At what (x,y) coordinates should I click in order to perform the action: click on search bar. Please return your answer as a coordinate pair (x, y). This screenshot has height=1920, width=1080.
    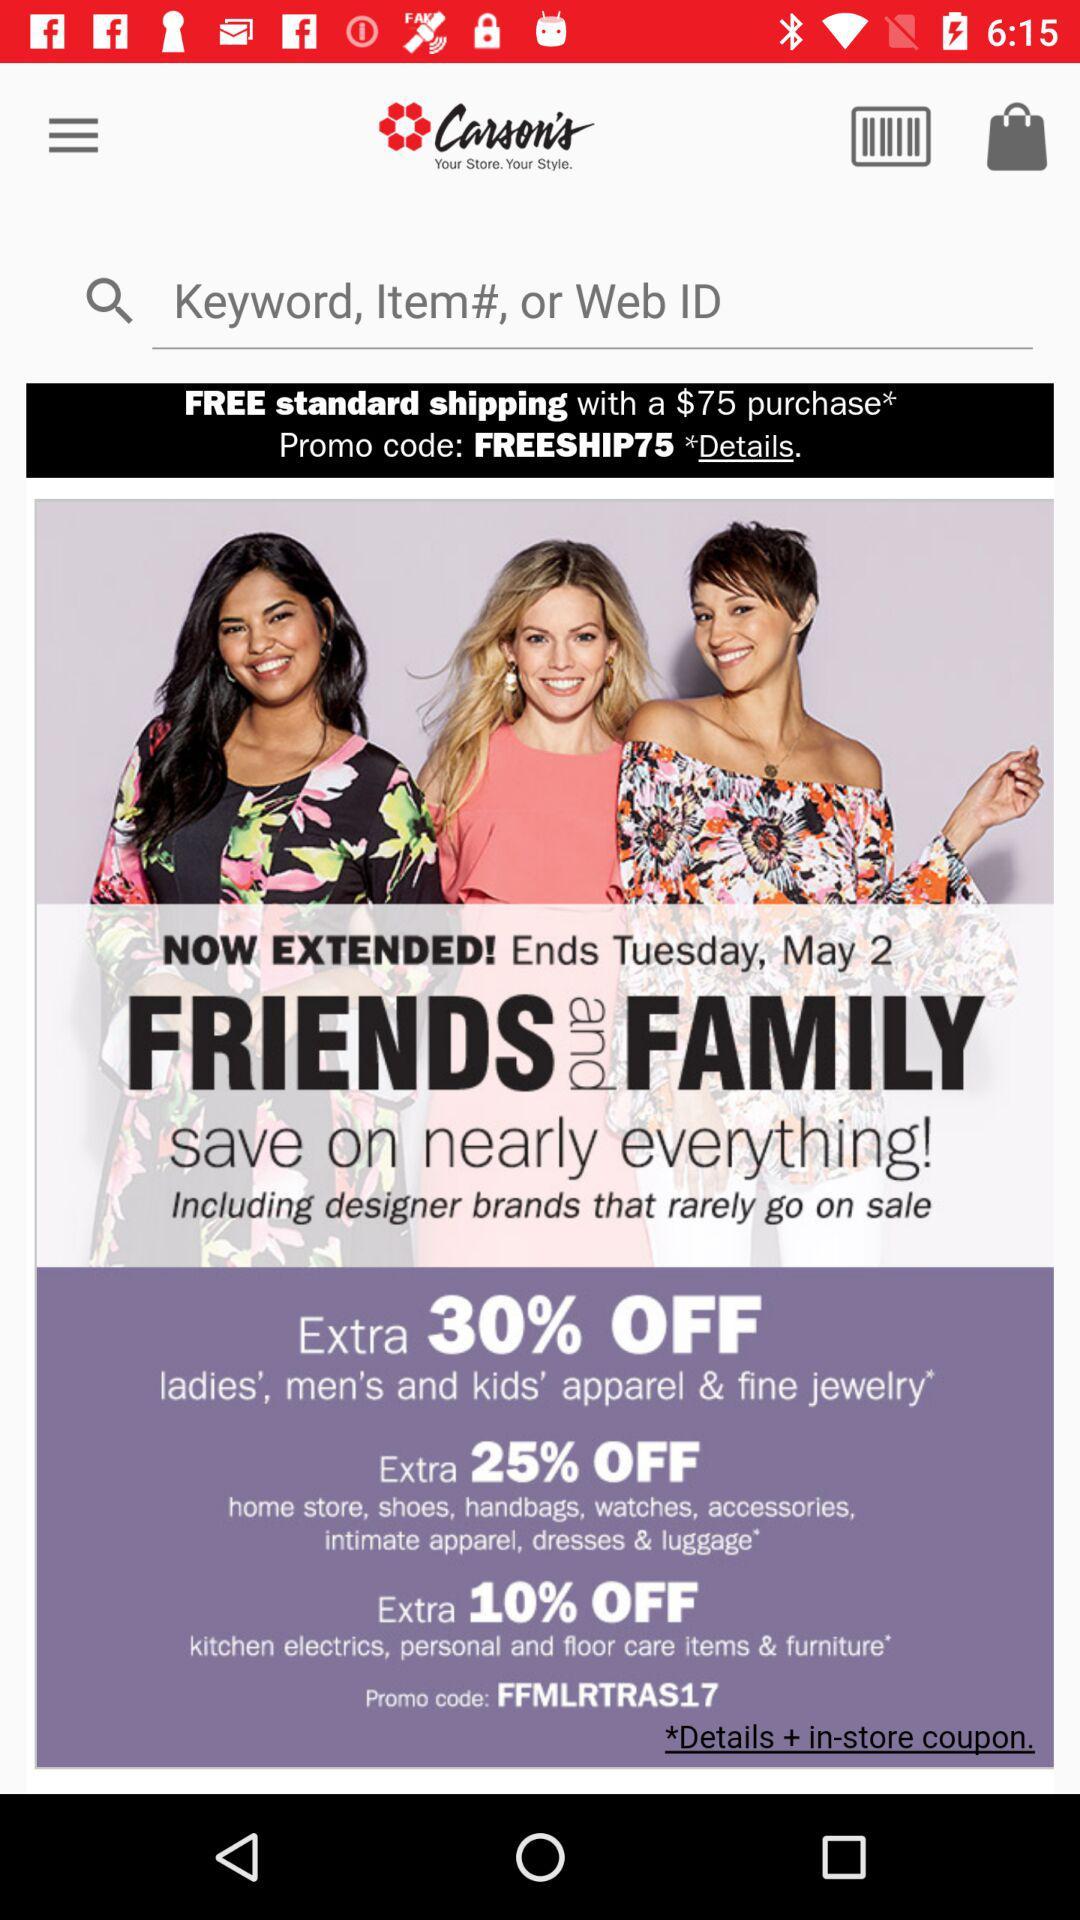
    Looking at the image, I should click on (591, 298).